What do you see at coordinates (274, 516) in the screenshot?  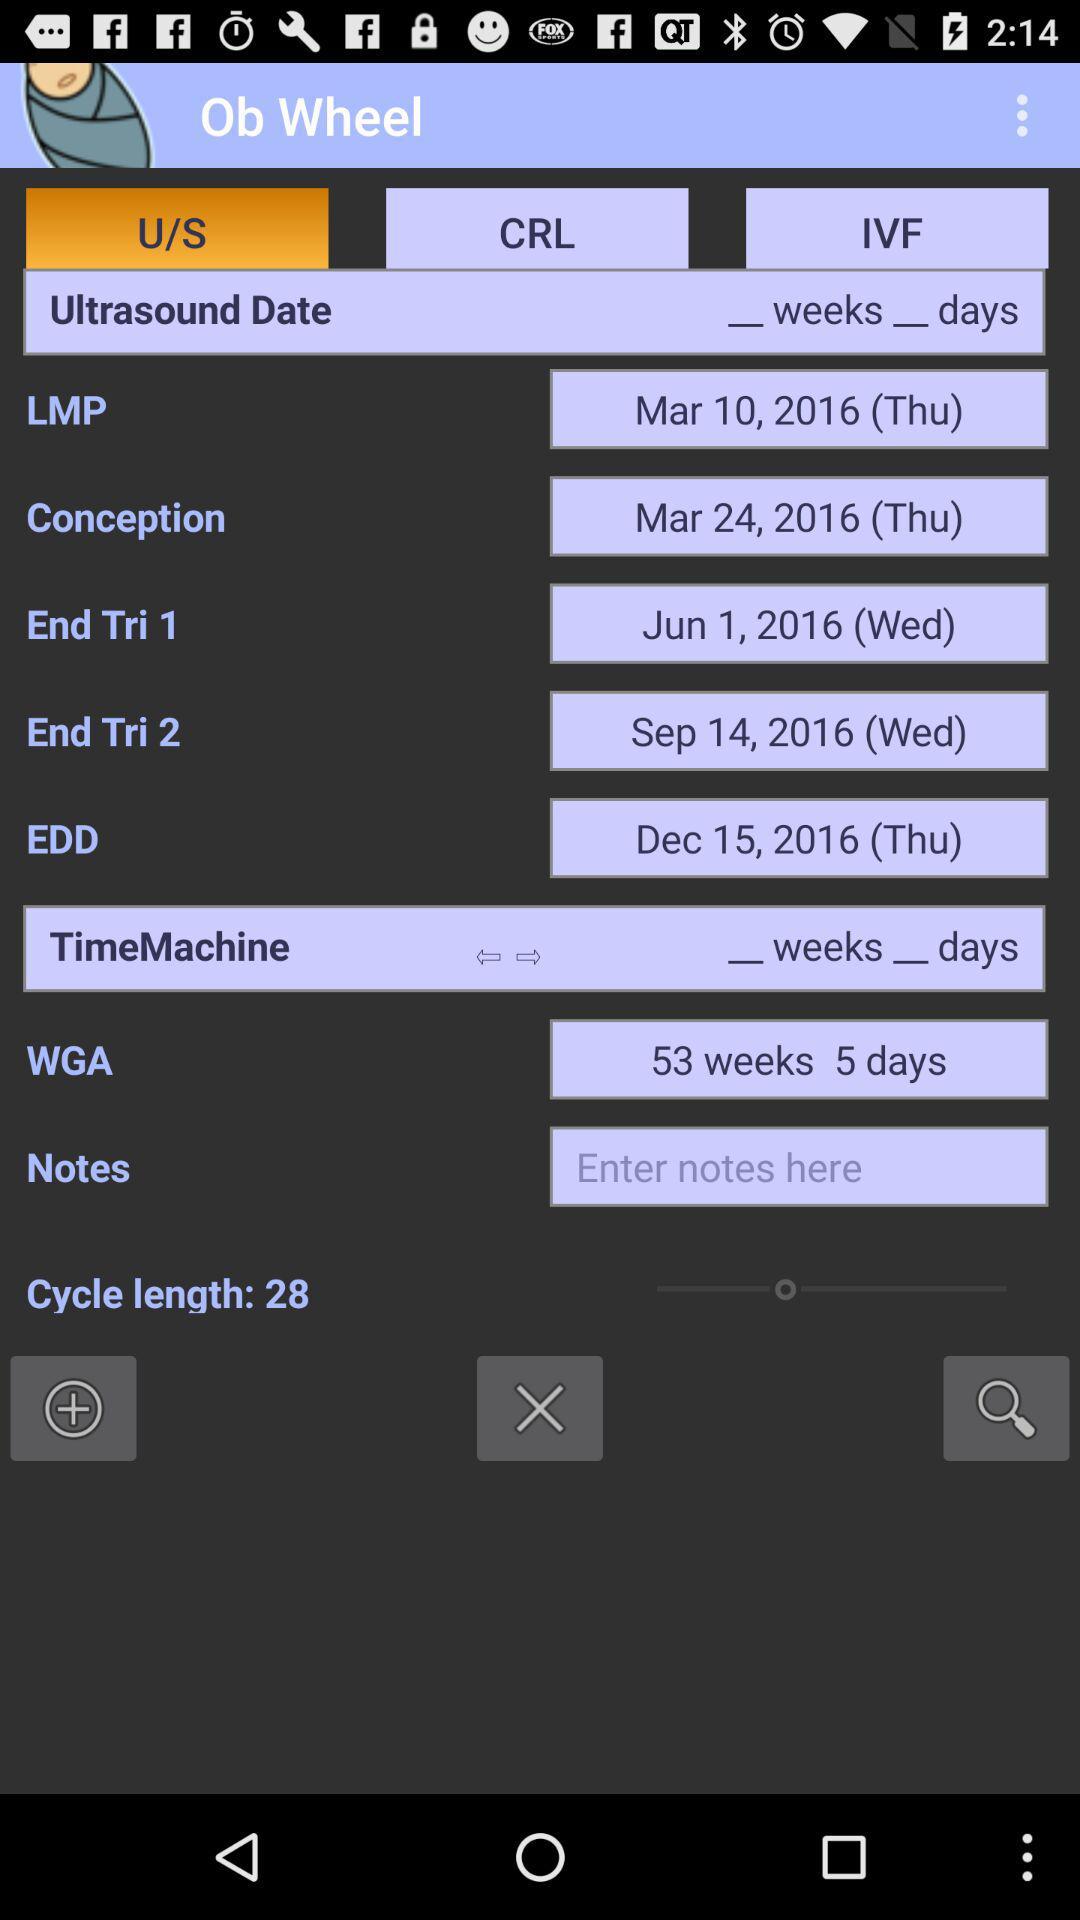 I see `the item above the end tri 1 item` at bounding box center [274, 516].